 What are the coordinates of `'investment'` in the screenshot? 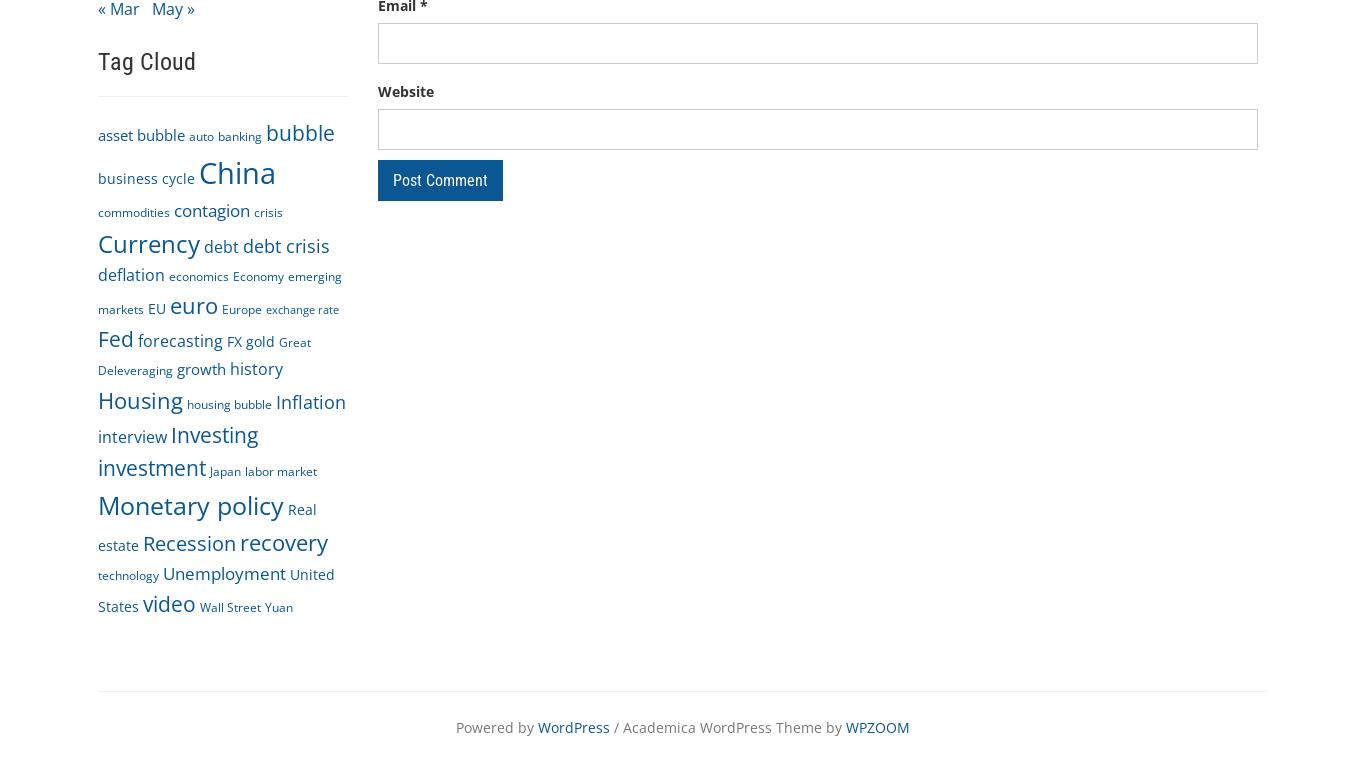 It's located at (151, 466).